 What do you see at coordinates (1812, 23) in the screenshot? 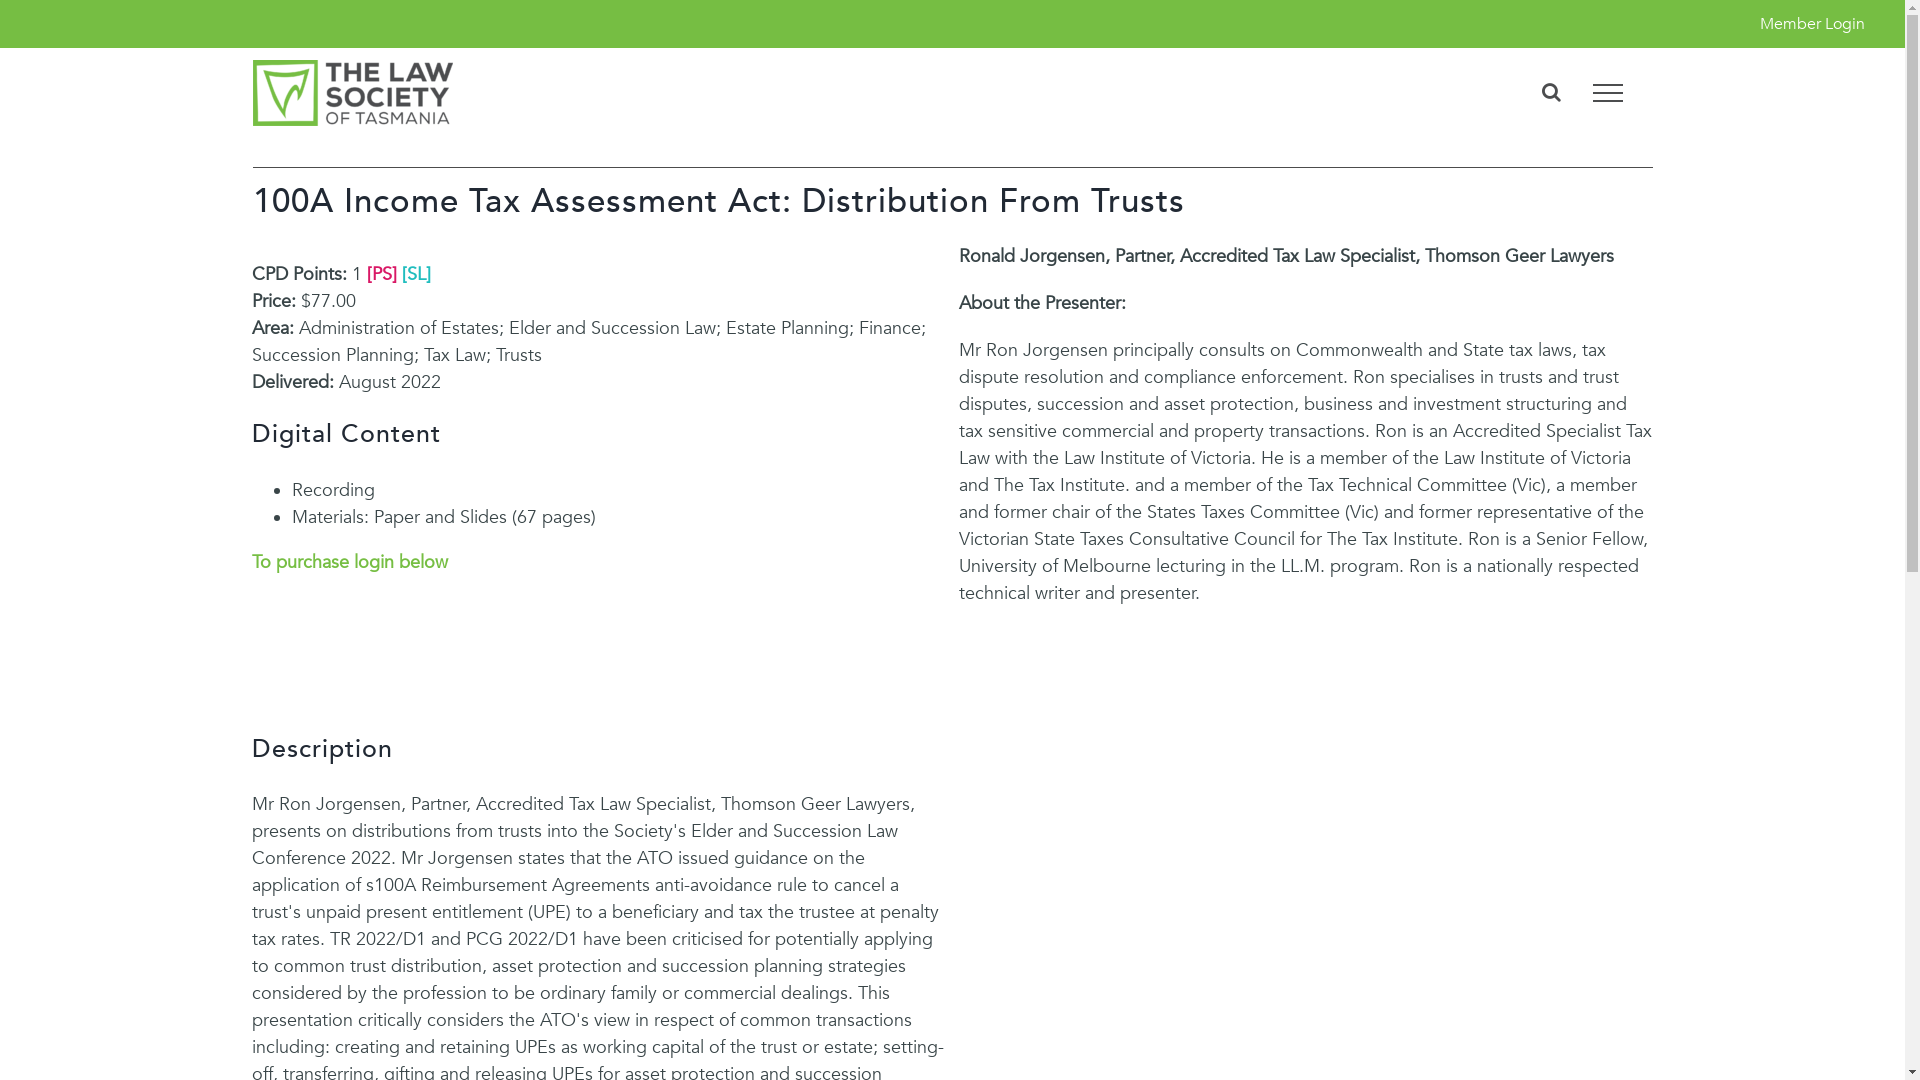
I see `'Member Login'` at bounding box center [1812, 23].